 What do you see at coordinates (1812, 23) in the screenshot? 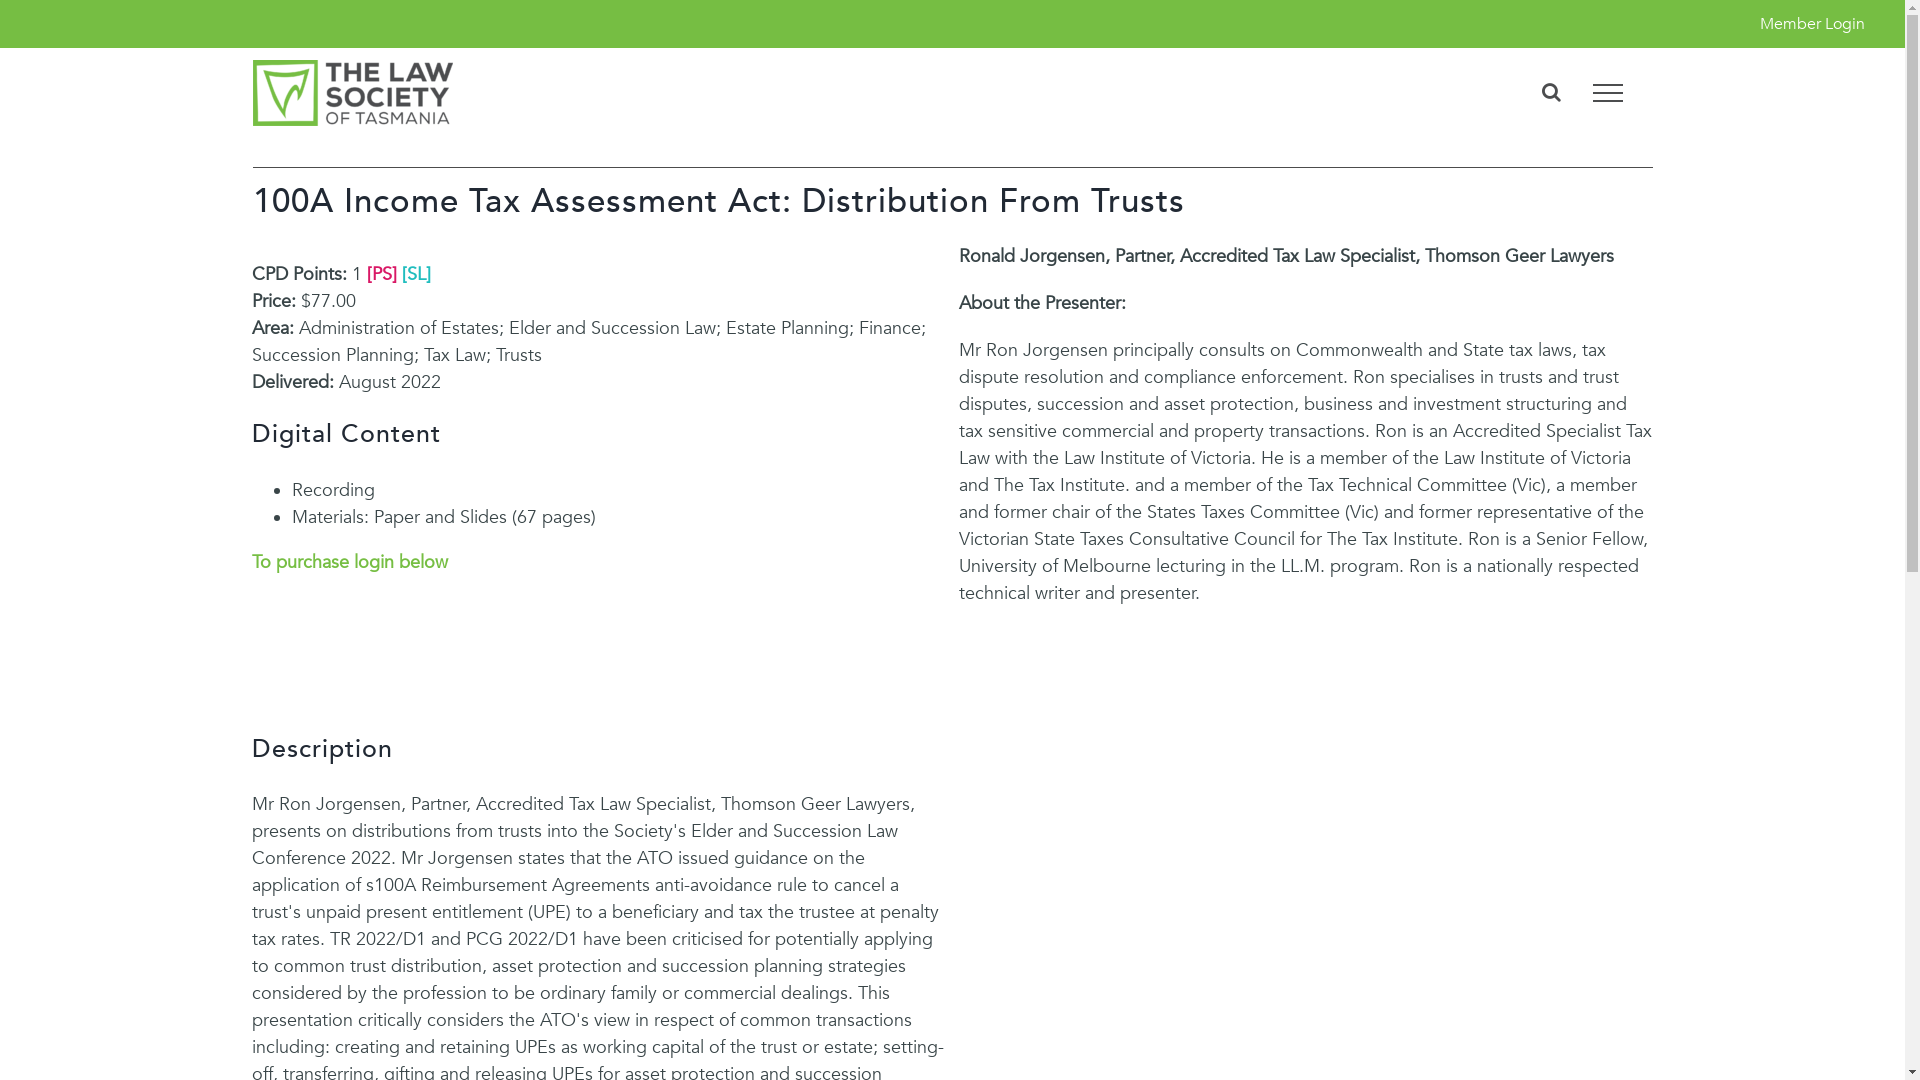
I see `'Member Login'` at bounding box center [1812, 23].